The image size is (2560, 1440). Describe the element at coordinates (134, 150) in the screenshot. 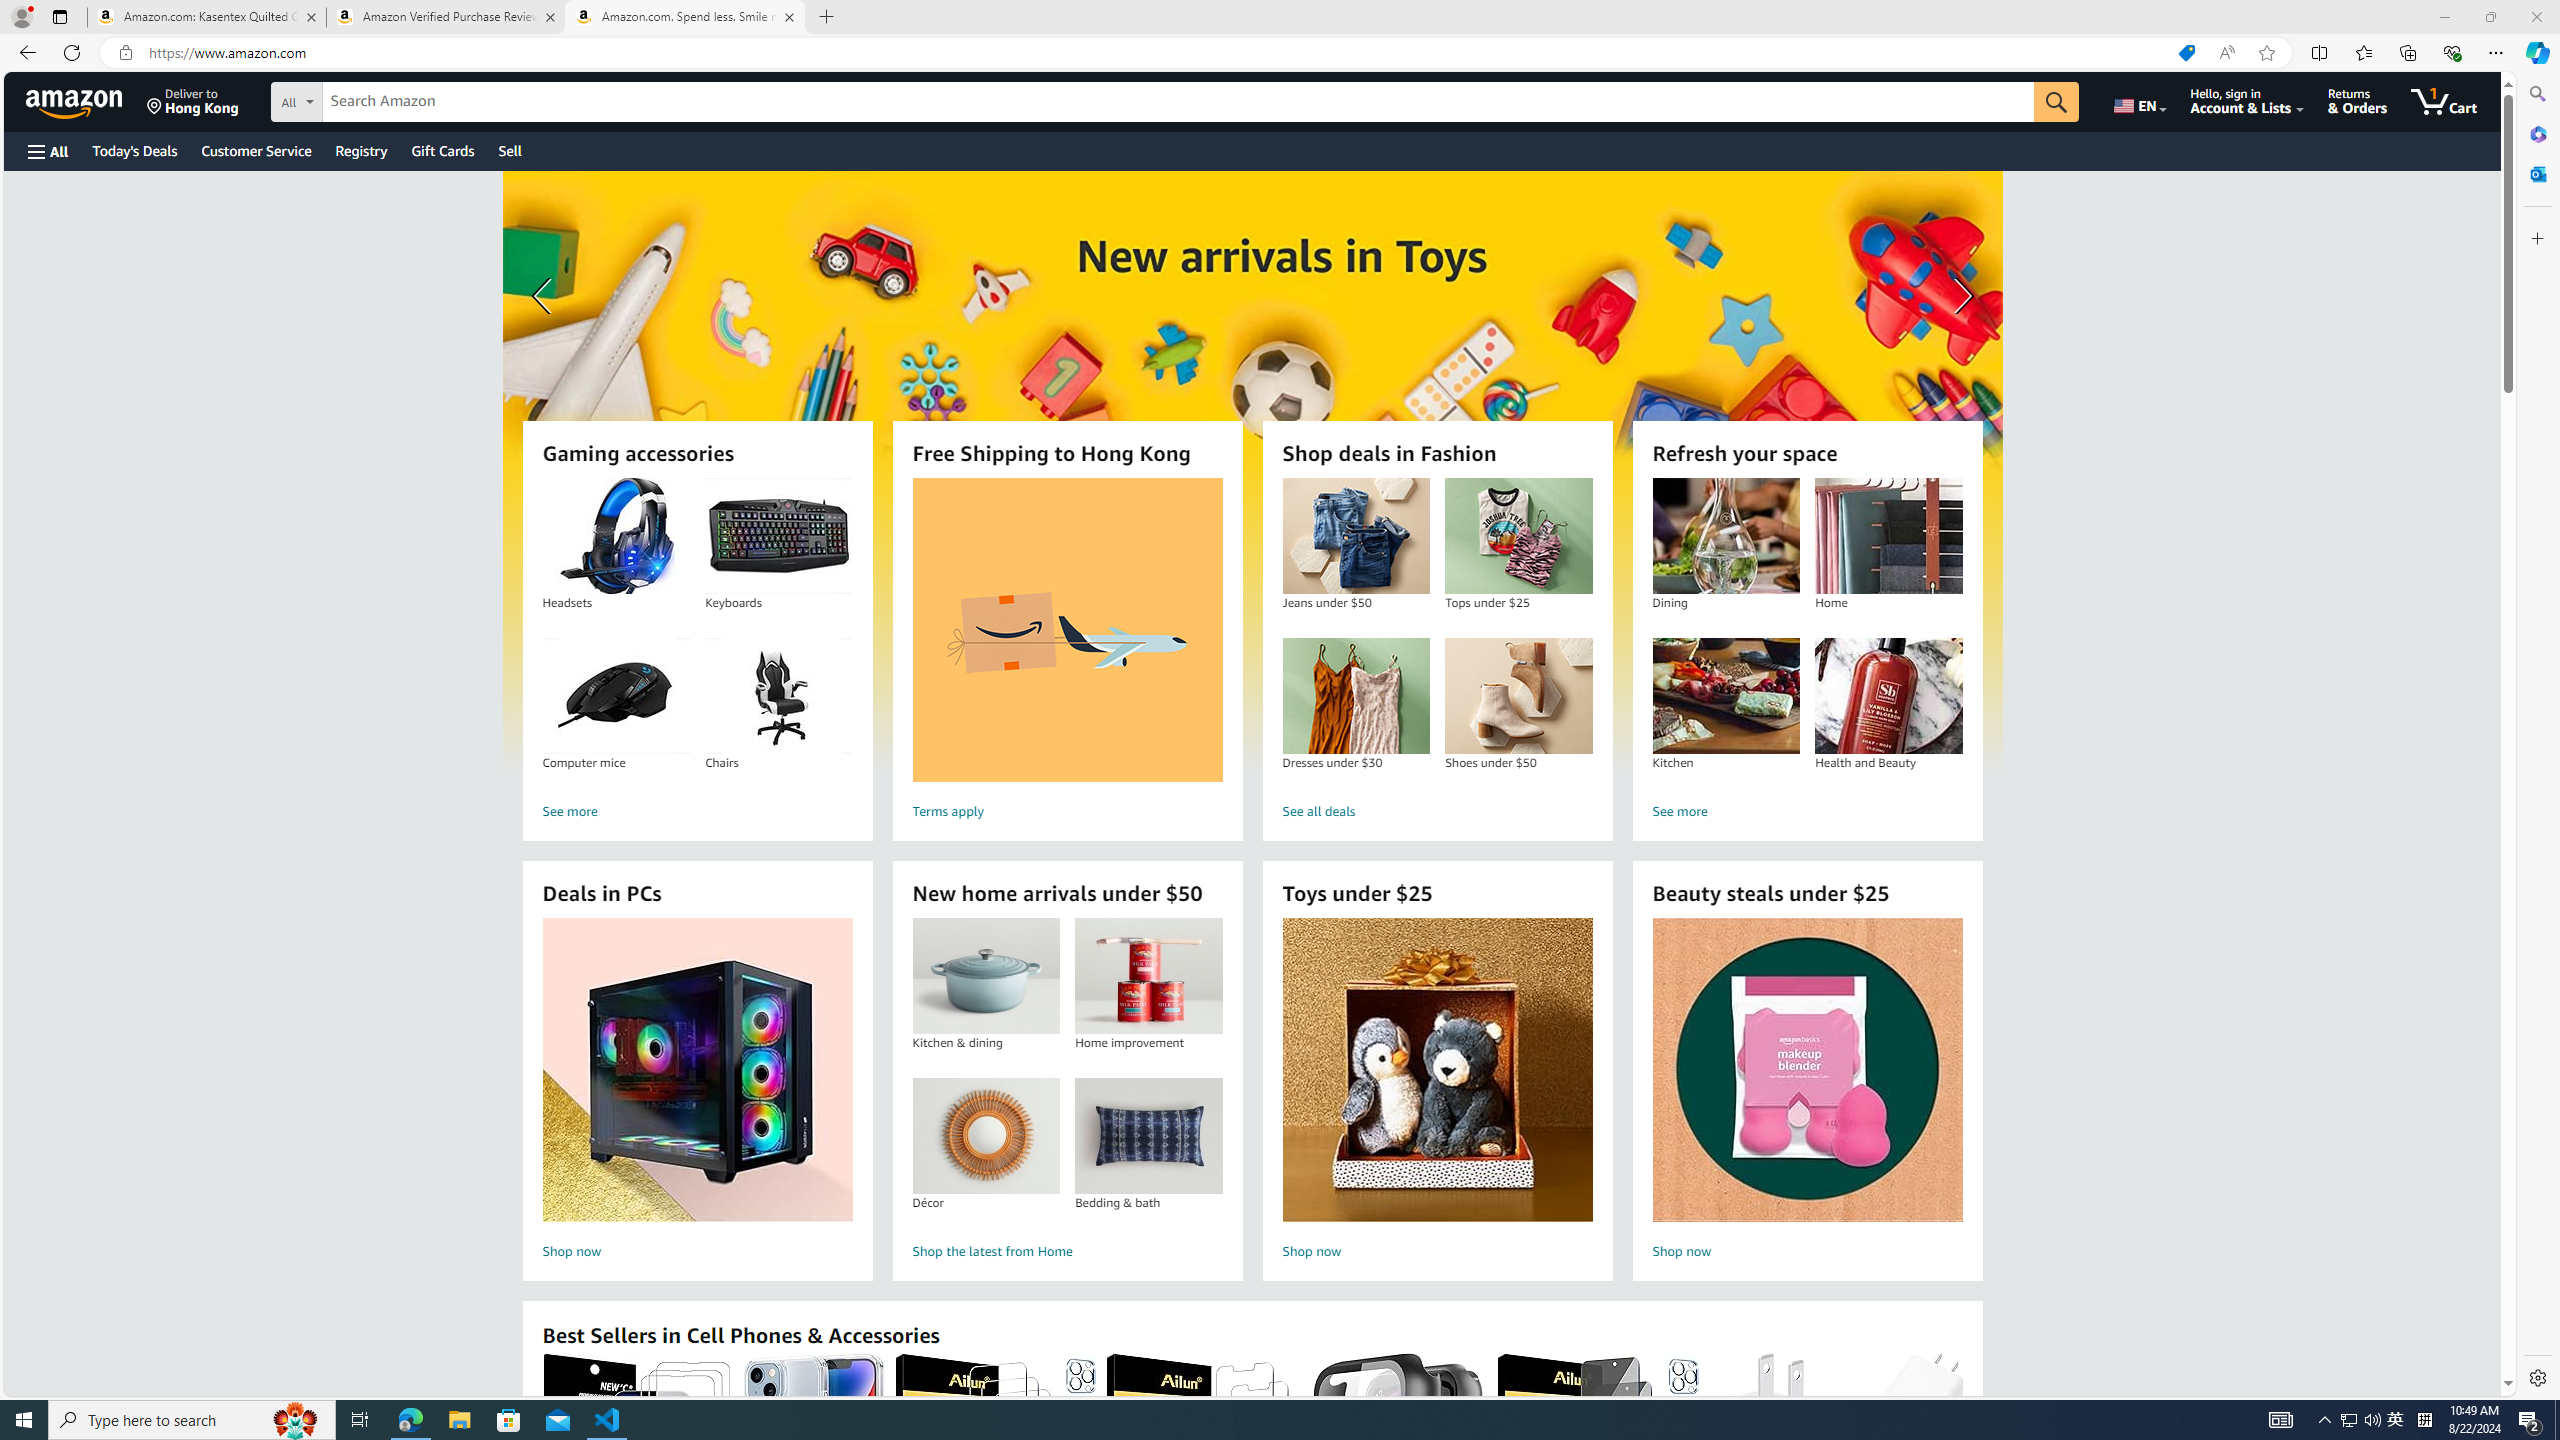

I see `'Today'` at that location.